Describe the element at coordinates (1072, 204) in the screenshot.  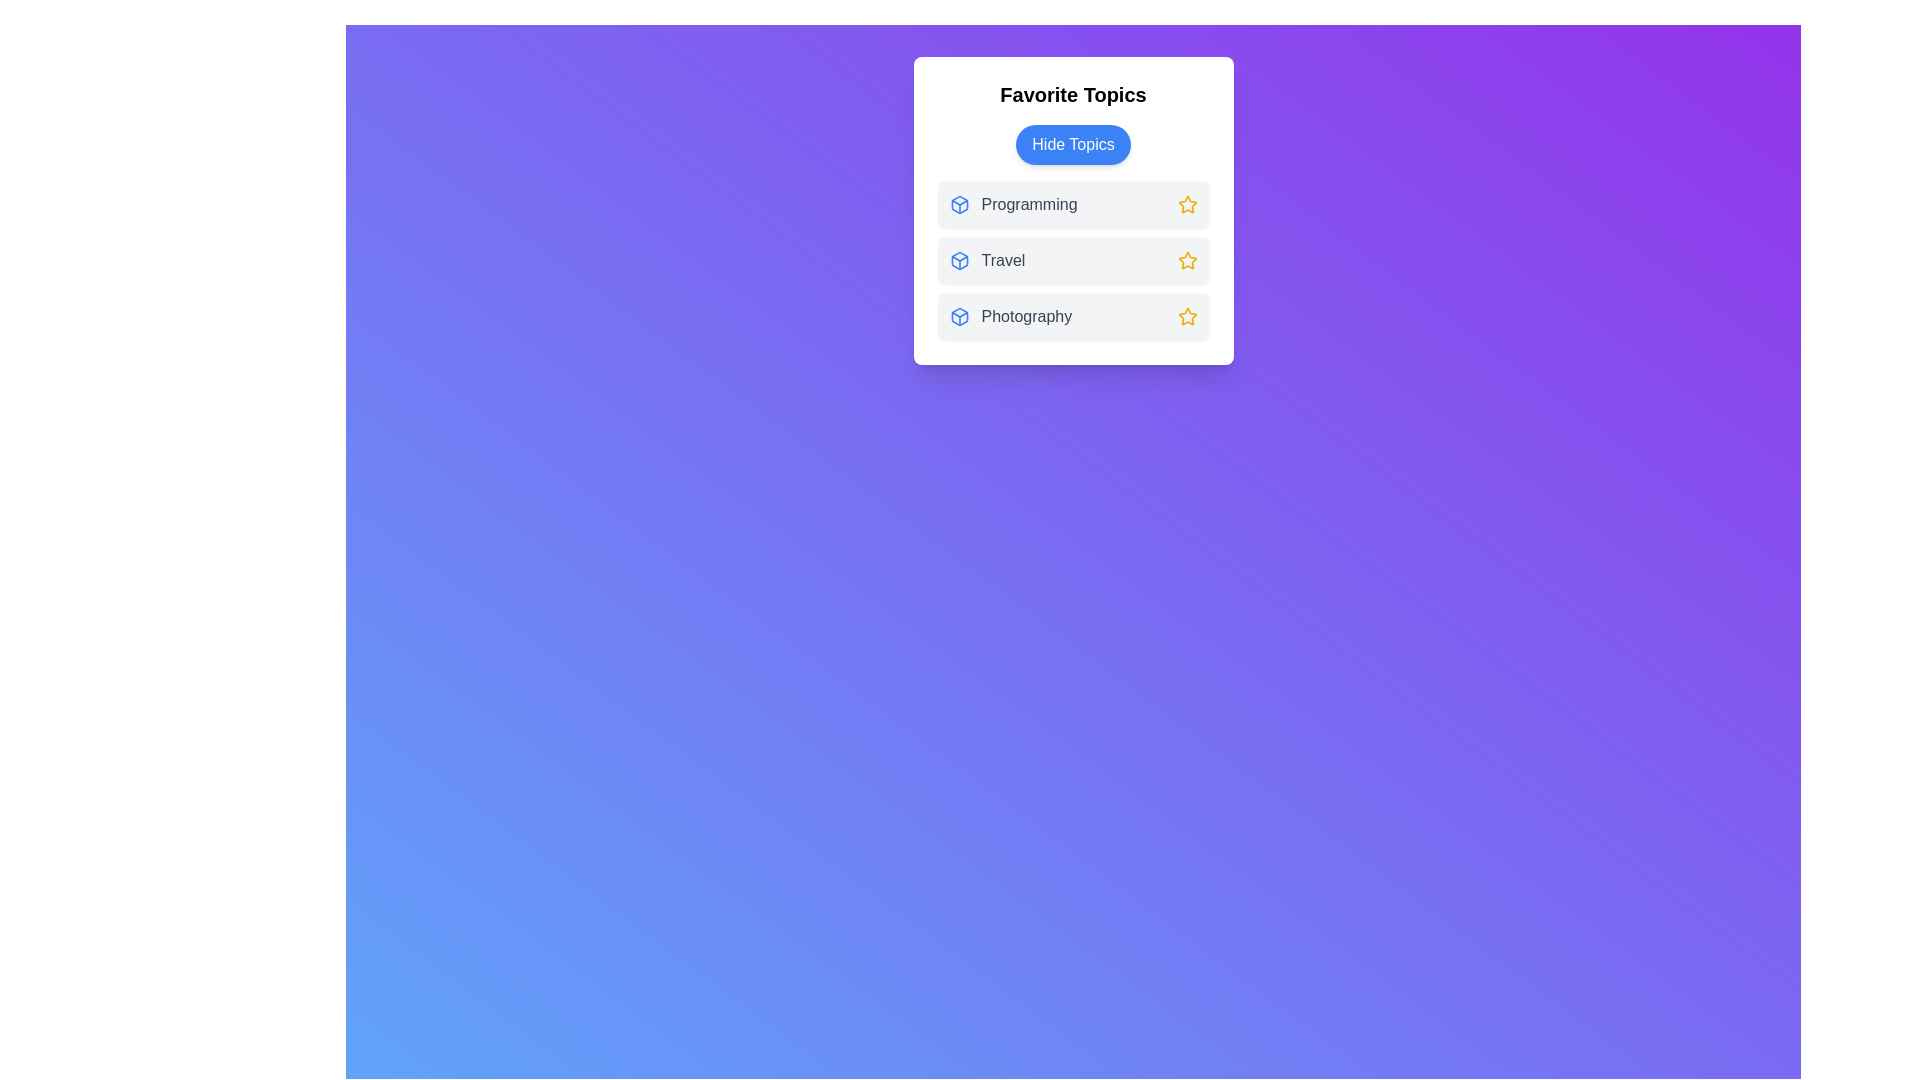
I see `the static label 'Programming' which is the first item in the list under 'Favorite Topics', featuring a blue cube icon on the left and a yellow star icon on the right` at that location.